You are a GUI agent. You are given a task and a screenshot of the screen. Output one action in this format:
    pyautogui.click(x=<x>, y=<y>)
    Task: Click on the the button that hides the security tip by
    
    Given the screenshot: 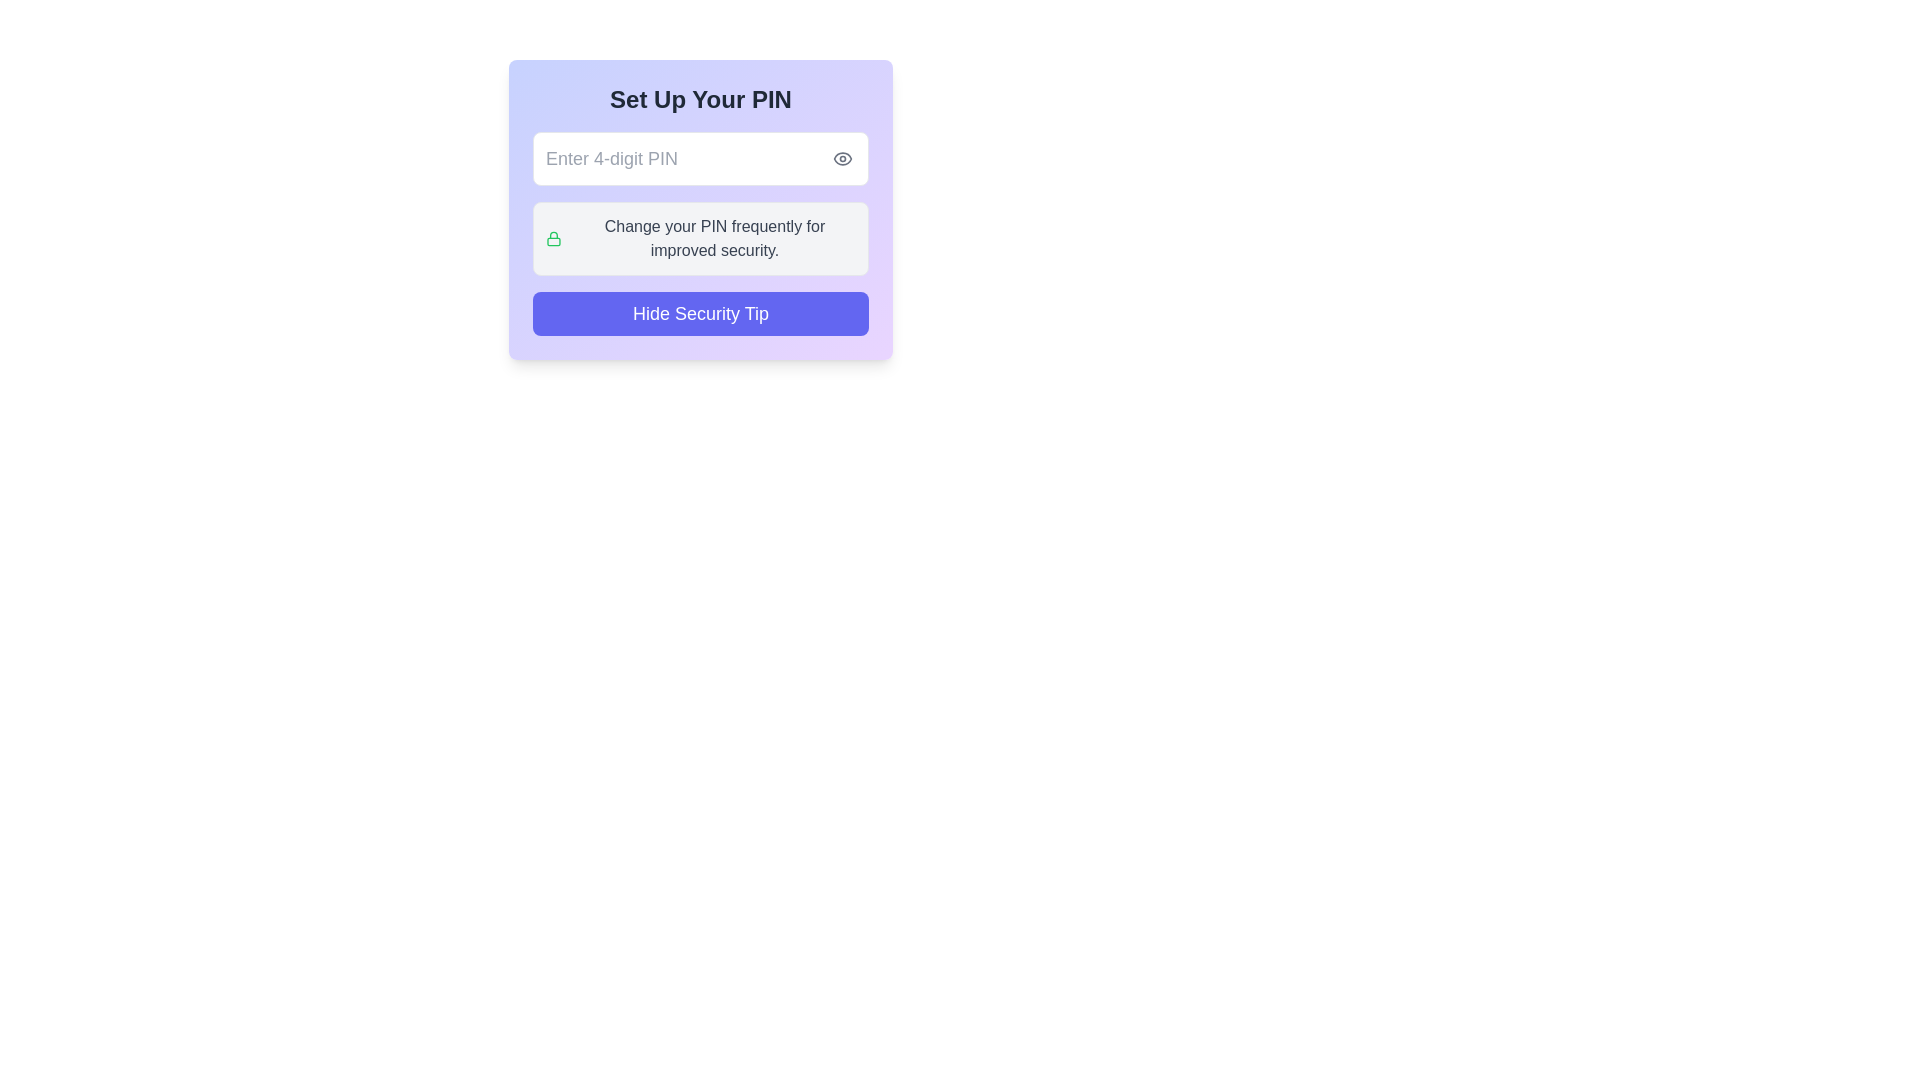 What is the action you would take?
    pyautogui.click(x=700, y=313)
    